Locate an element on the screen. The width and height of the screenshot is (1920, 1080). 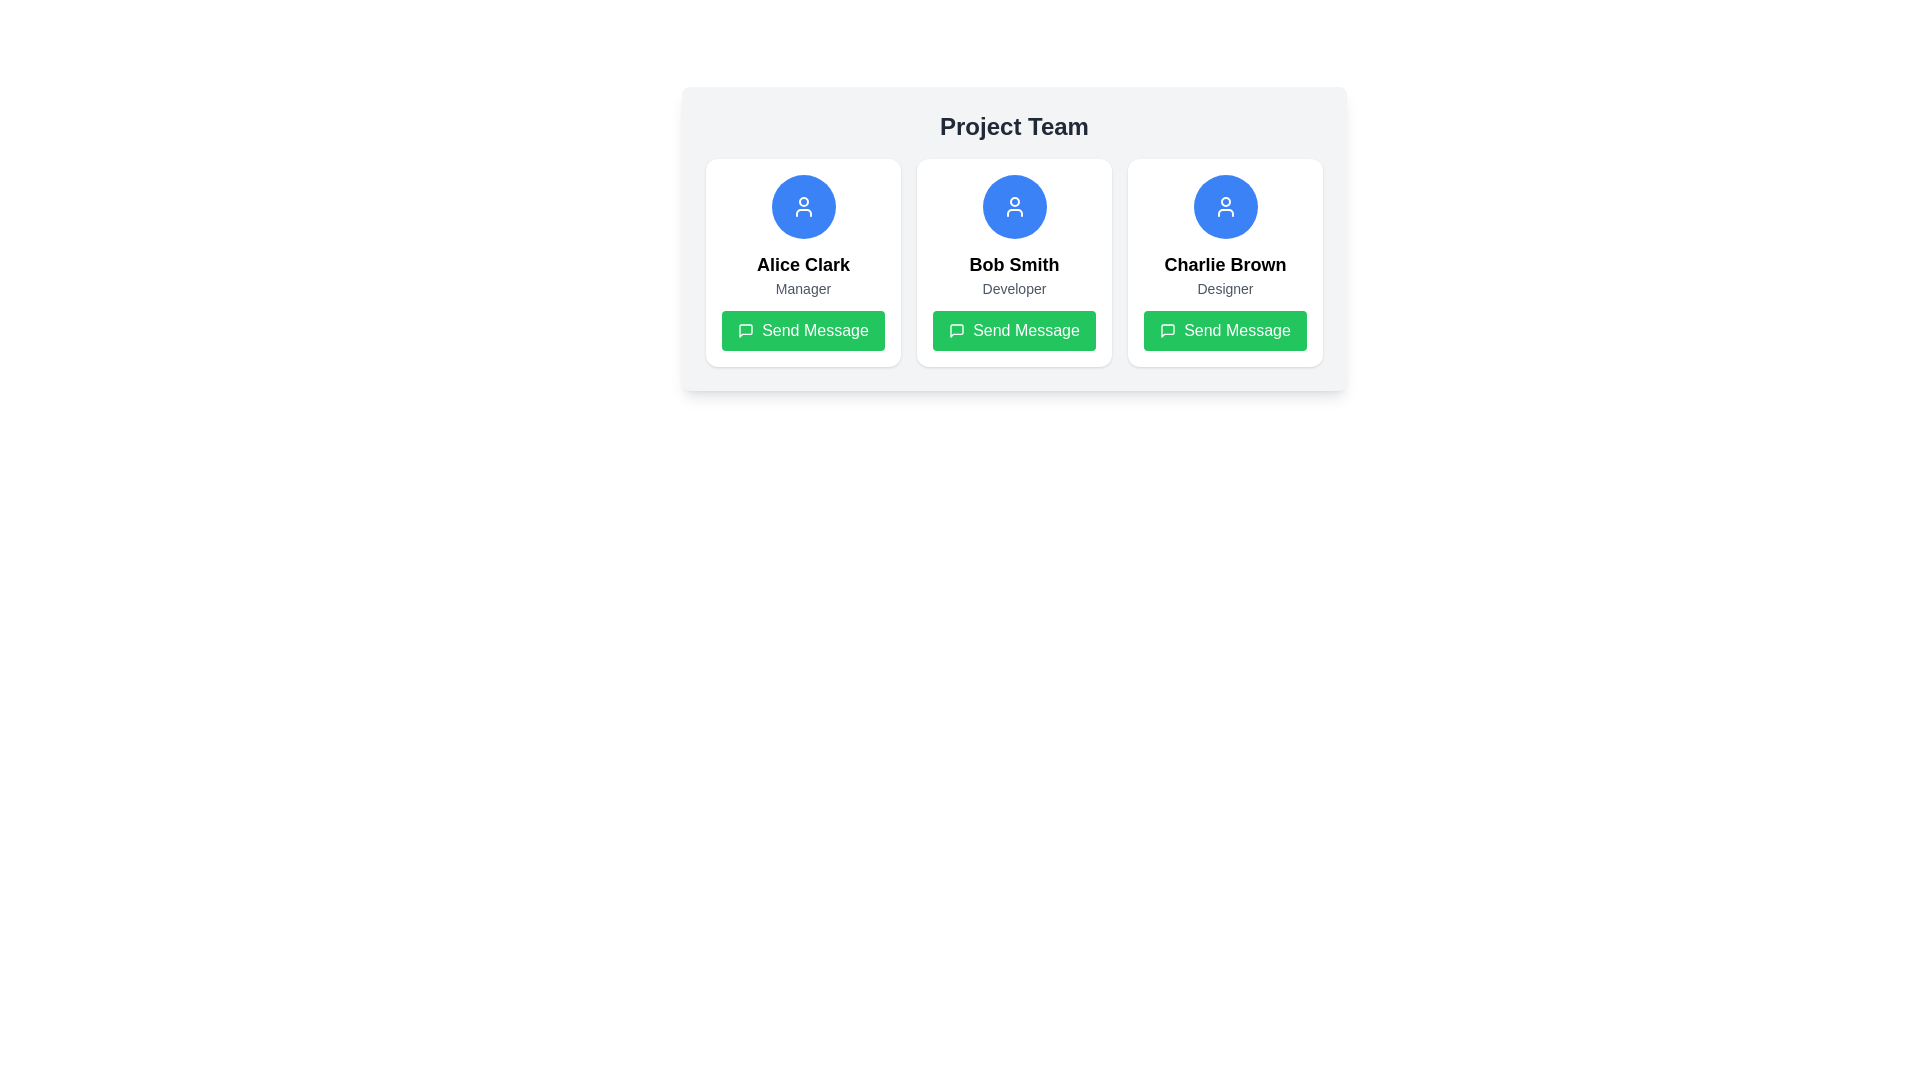
the text label 'Developer' which is styled with a gray font and positioned below the larger text 'Bob Smith' in the center card of a team member layout is located at coordinates (1014, 289).